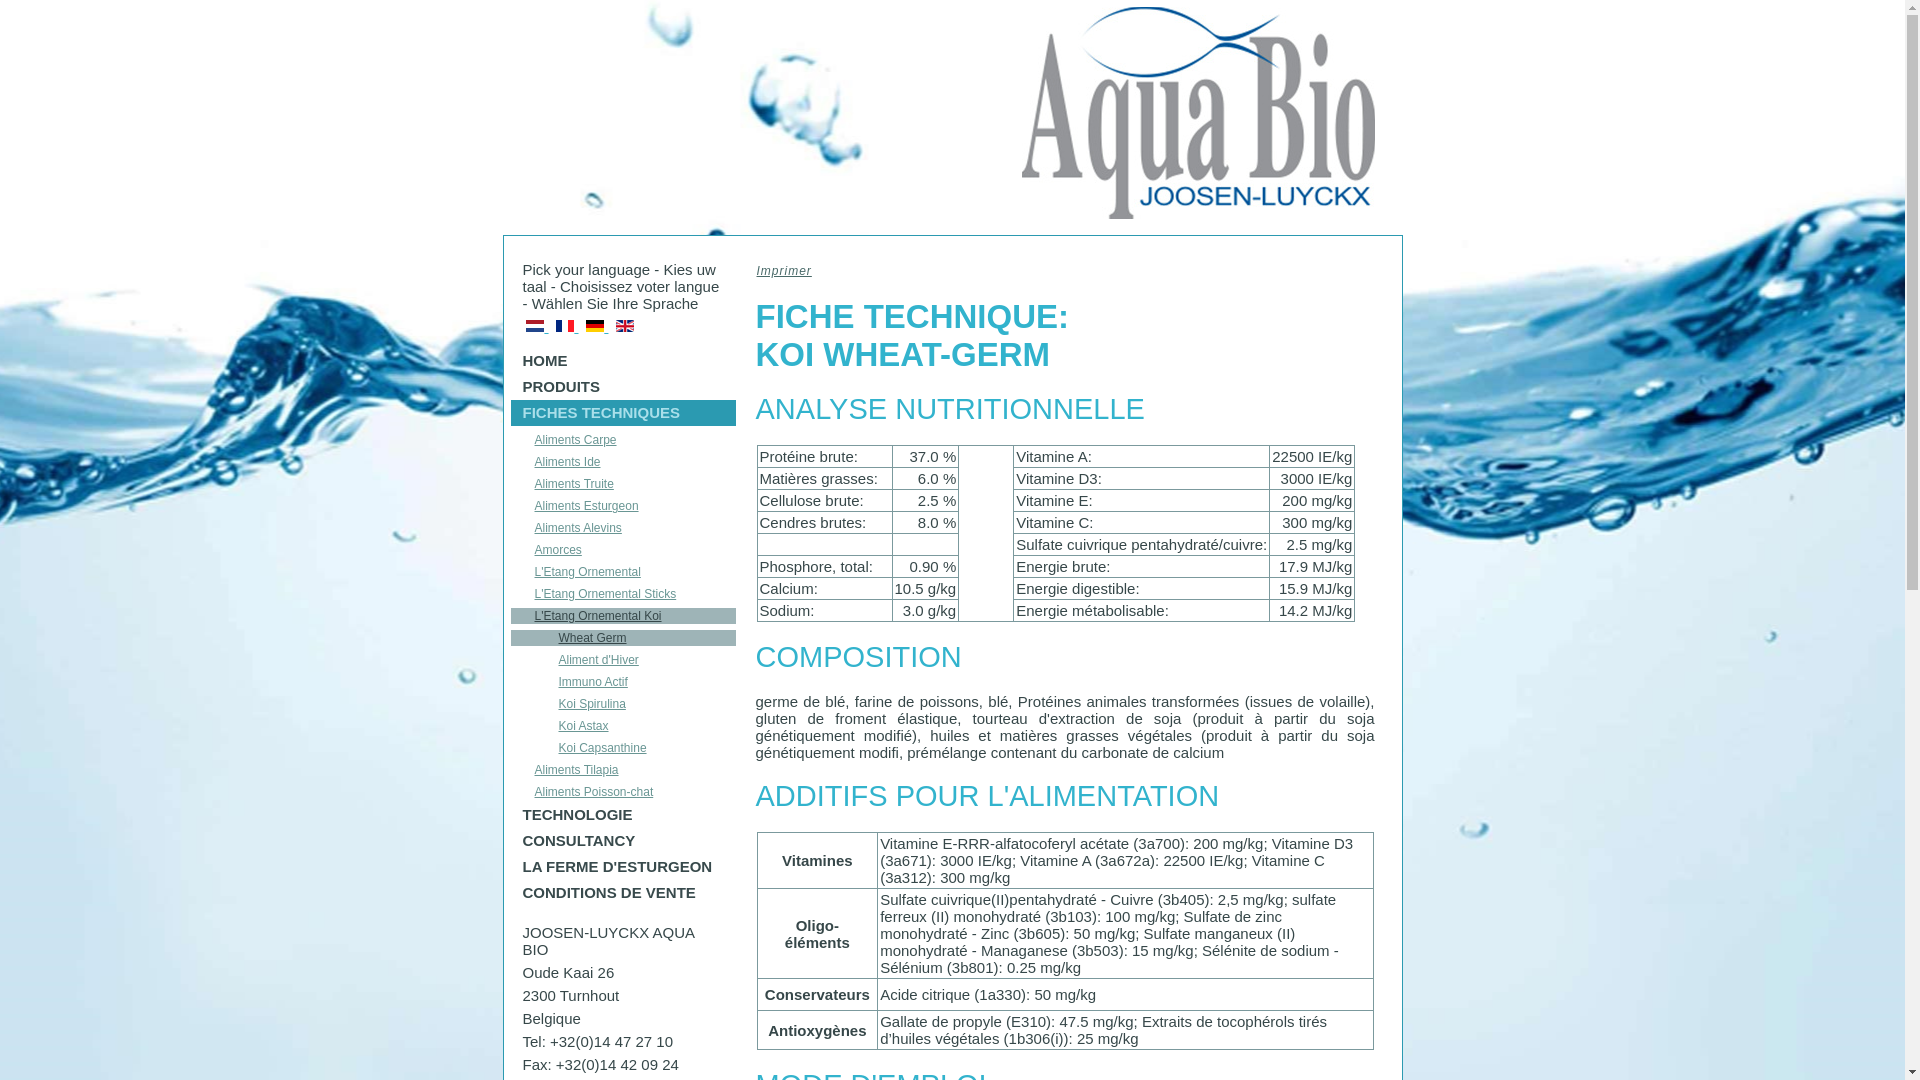 The image size is (1920, 1080). What do you see at coordinates (621, 593) in the screenshot?
I see `'L'Etang Ornemental Sticks'` at bounding box center [621, 593].